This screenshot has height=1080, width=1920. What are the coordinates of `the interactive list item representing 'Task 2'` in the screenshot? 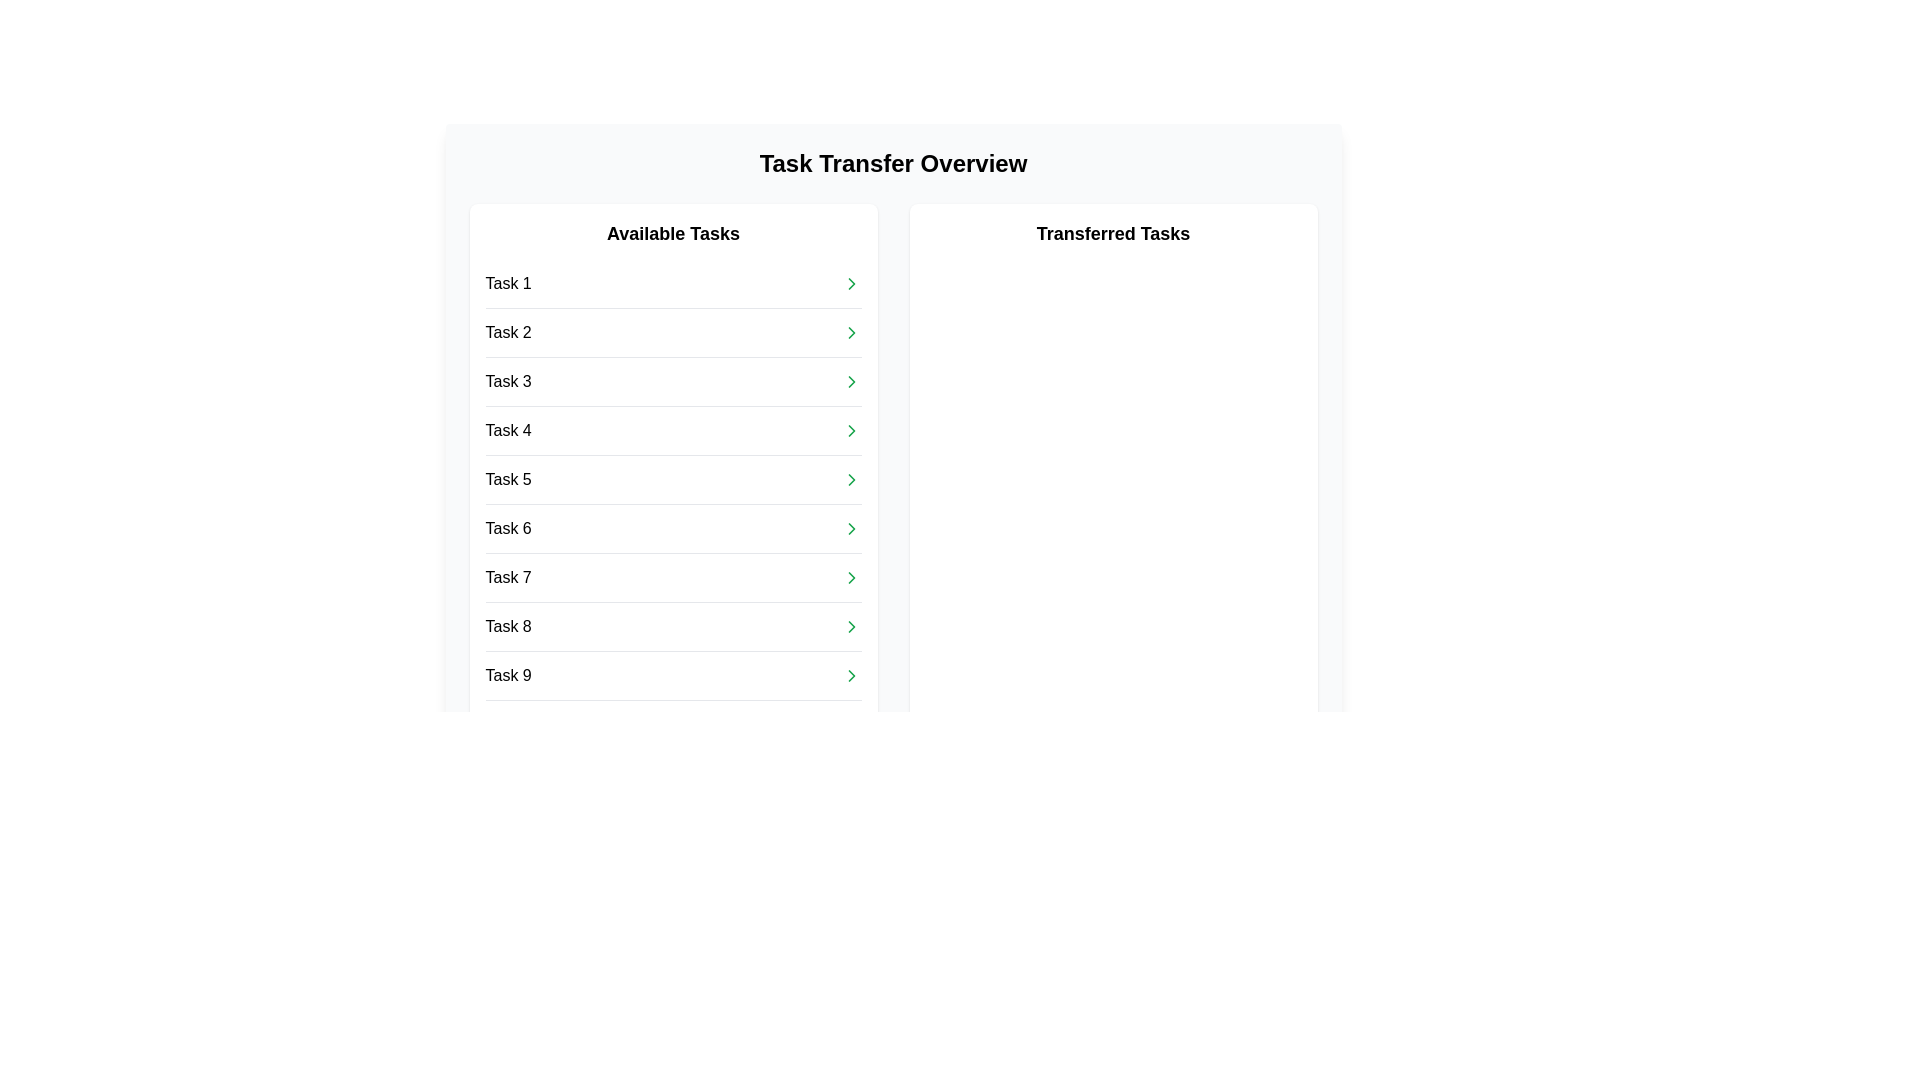 It's located at (673, 332).